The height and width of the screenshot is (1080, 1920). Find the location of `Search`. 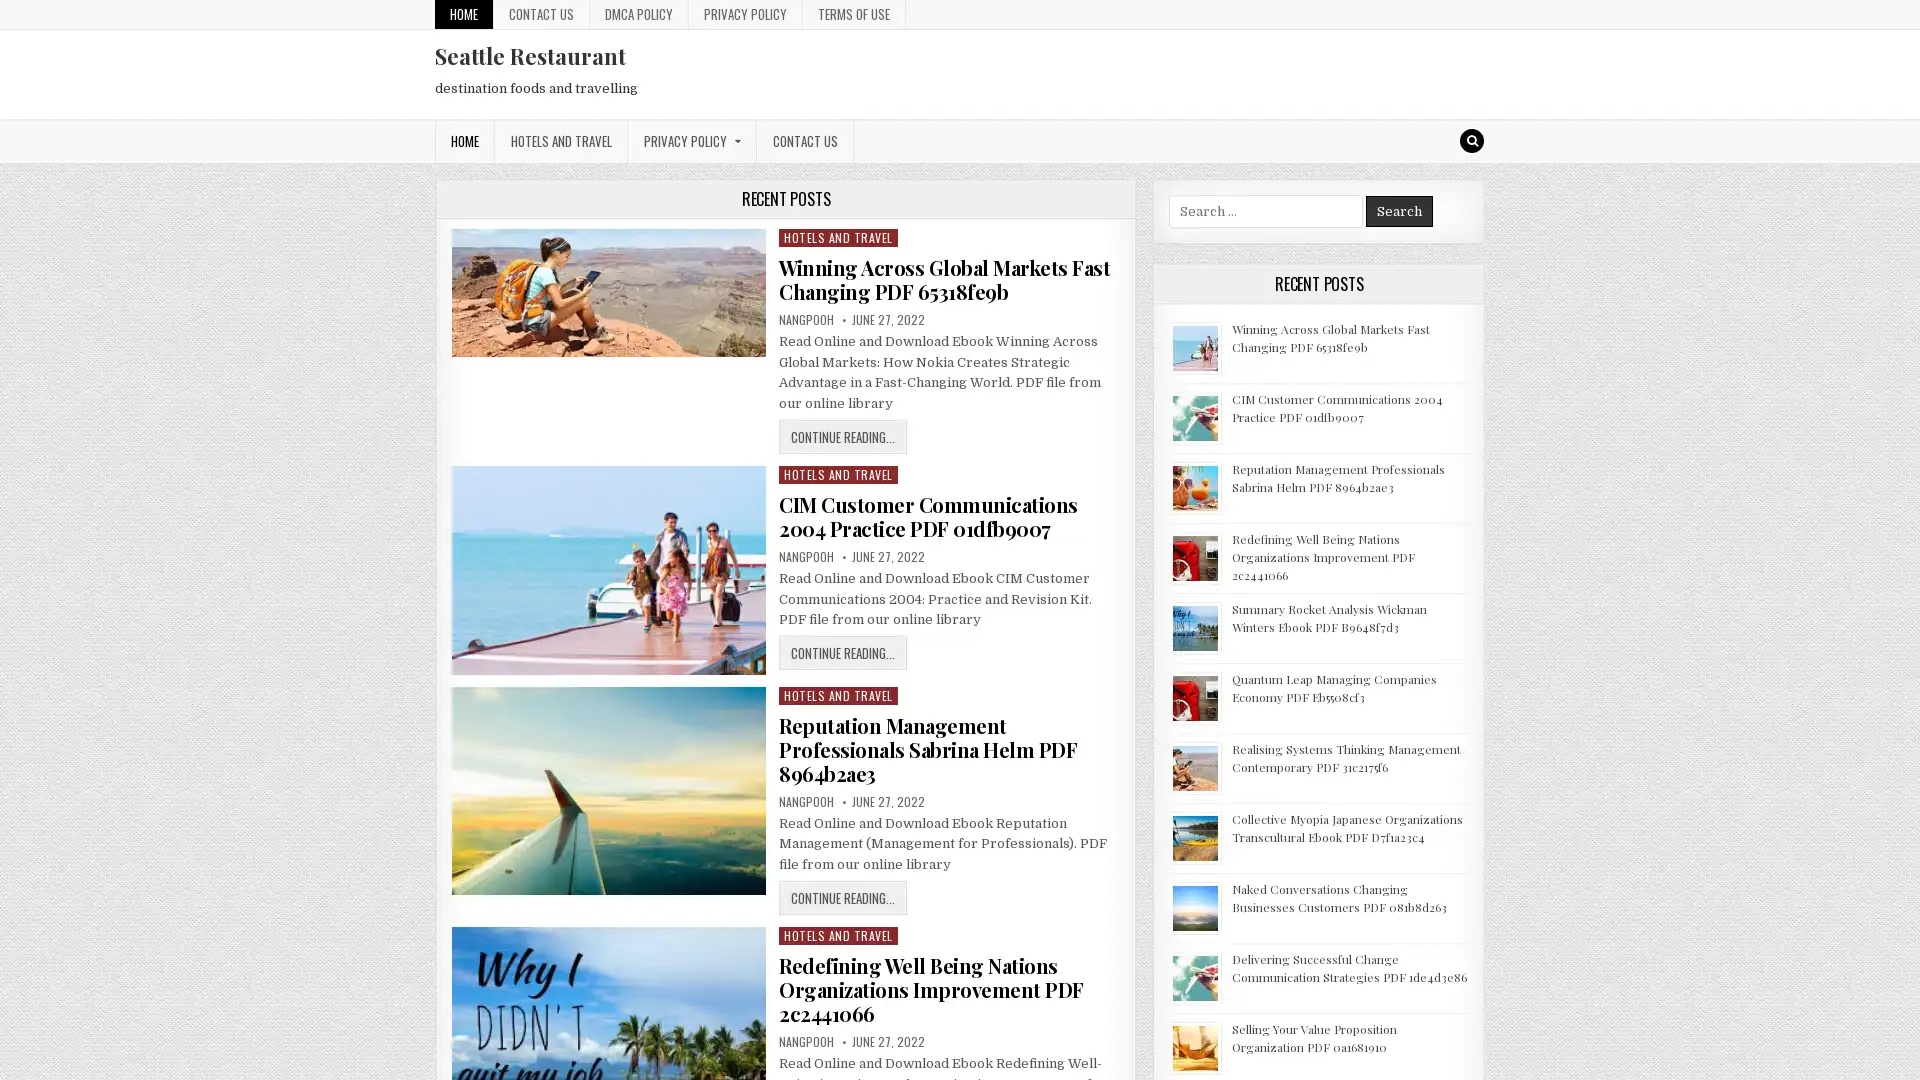

Search is located at coordinates (1398, 211).